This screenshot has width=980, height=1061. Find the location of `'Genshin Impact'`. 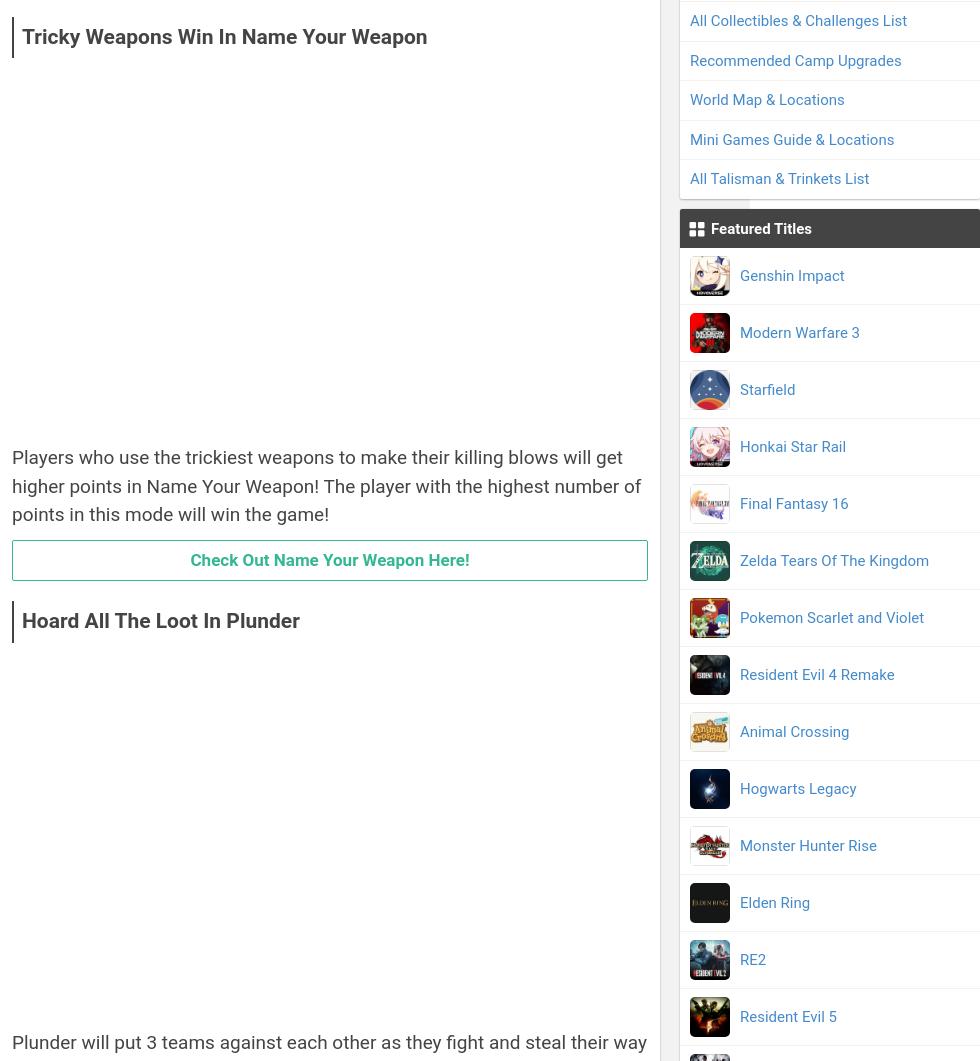

'Genshin Impact' is located at coordinates (792, 274).